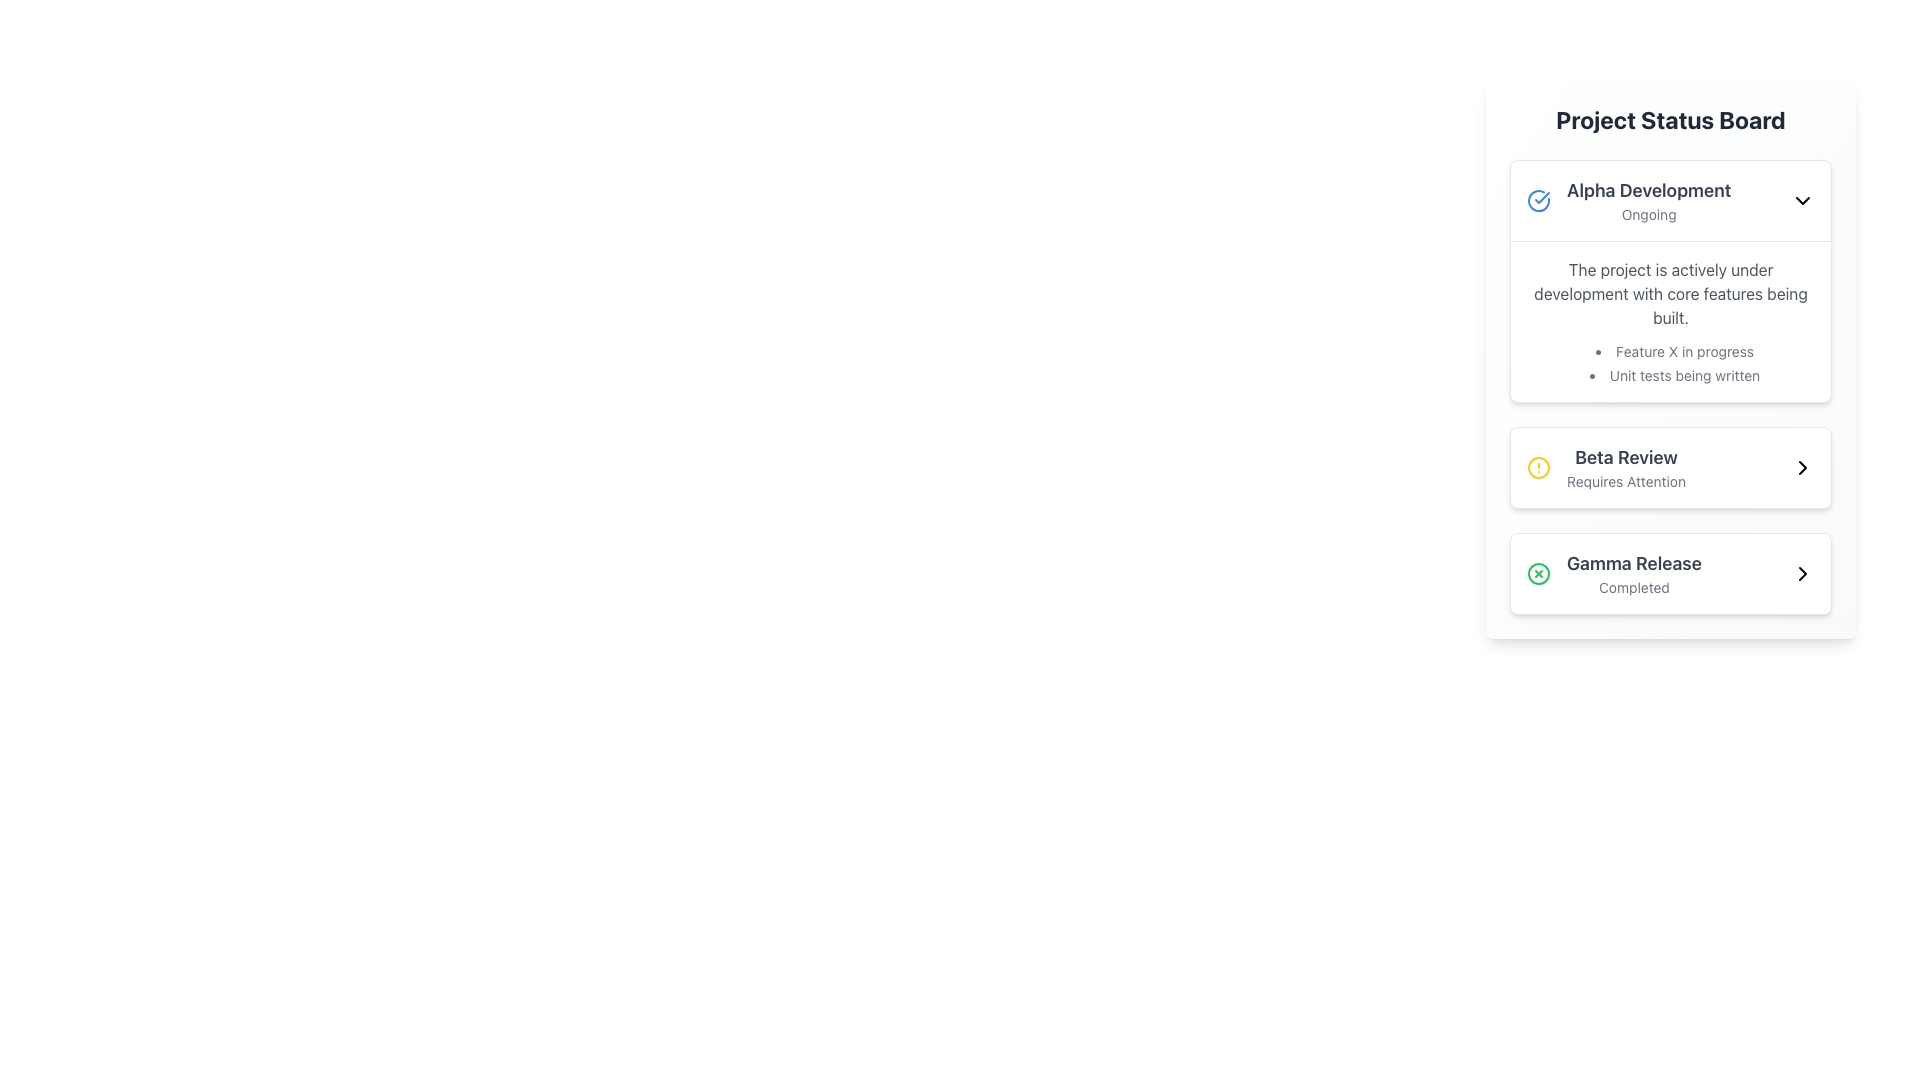 This screenshot has width=1920, height=1080. I want to click on text located in the 'Alpha Development' section of the 'Project Status Board' interface, which provides insight into the current state of the project, so click(1670, 293).